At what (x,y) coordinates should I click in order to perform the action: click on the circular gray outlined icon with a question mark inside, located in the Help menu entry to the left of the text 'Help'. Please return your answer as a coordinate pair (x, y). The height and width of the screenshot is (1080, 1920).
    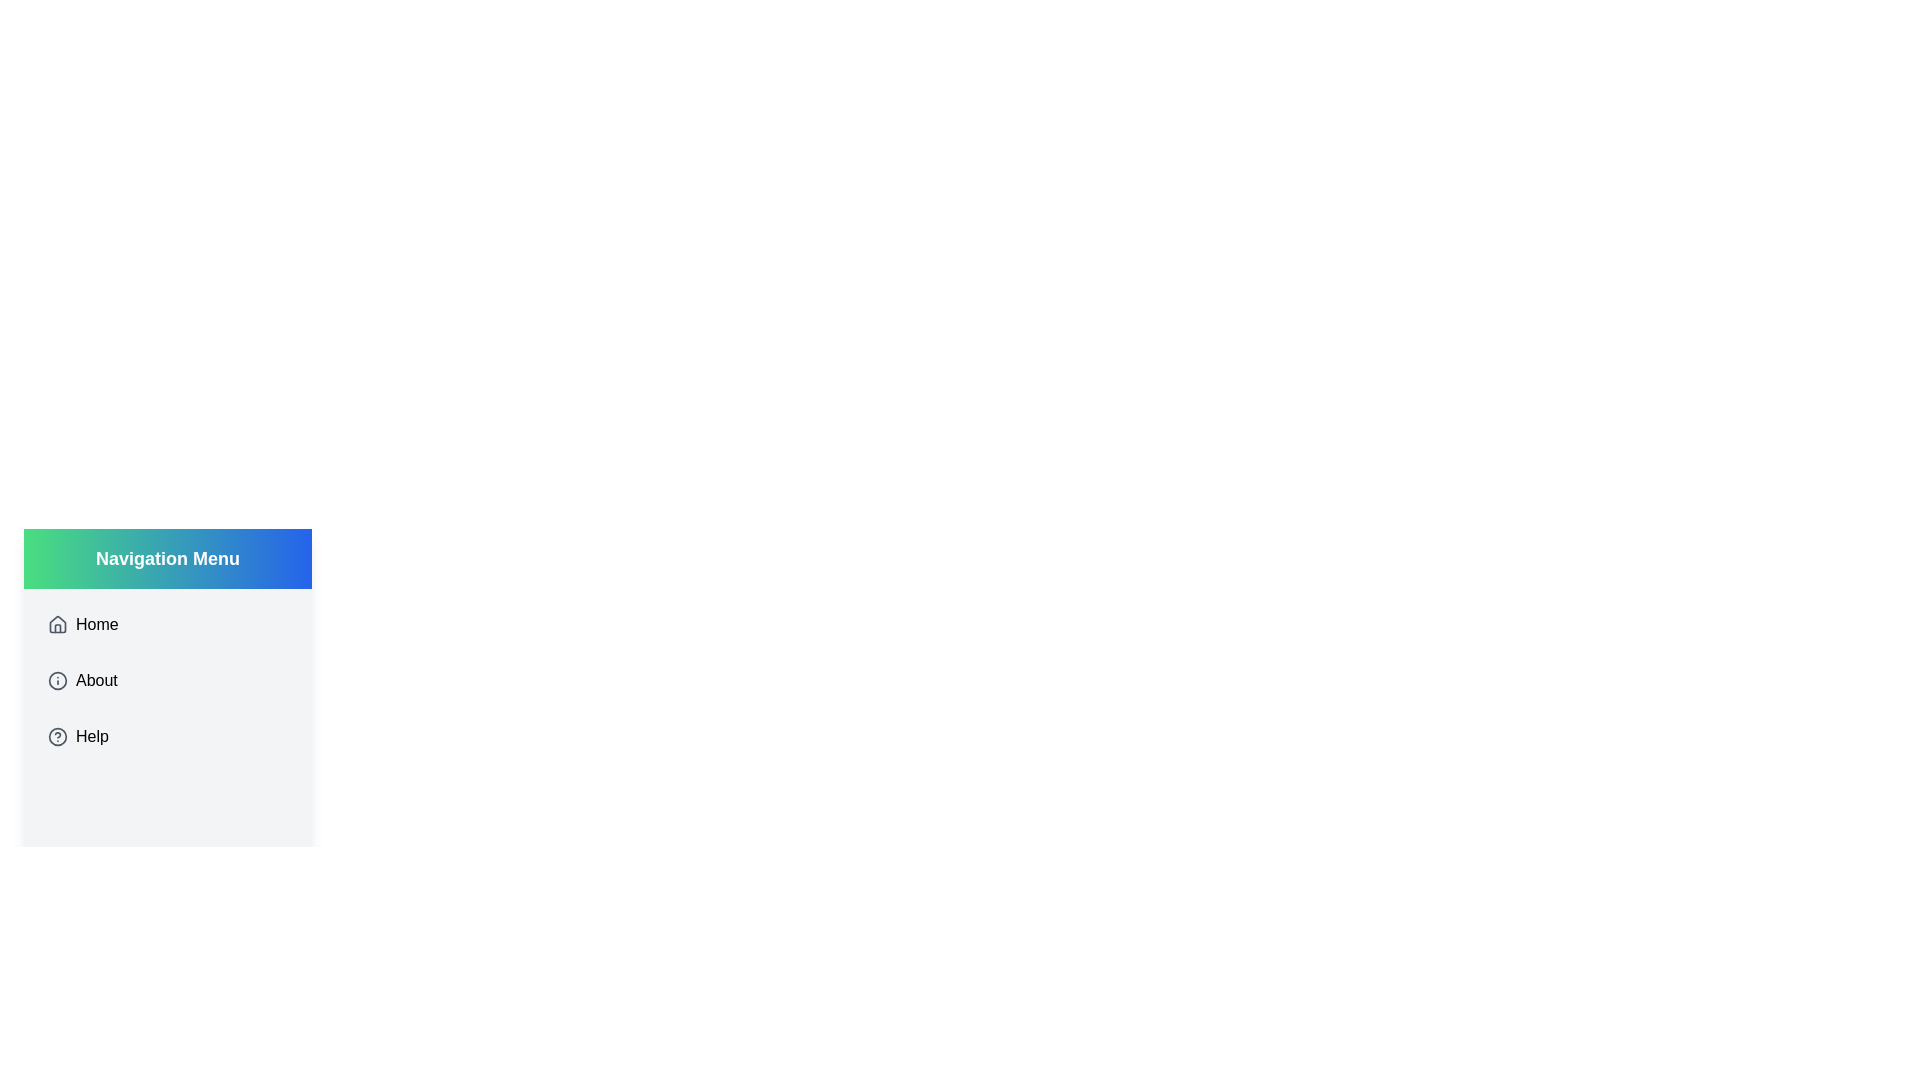
    Looking at the image, I should click on (57, 736).